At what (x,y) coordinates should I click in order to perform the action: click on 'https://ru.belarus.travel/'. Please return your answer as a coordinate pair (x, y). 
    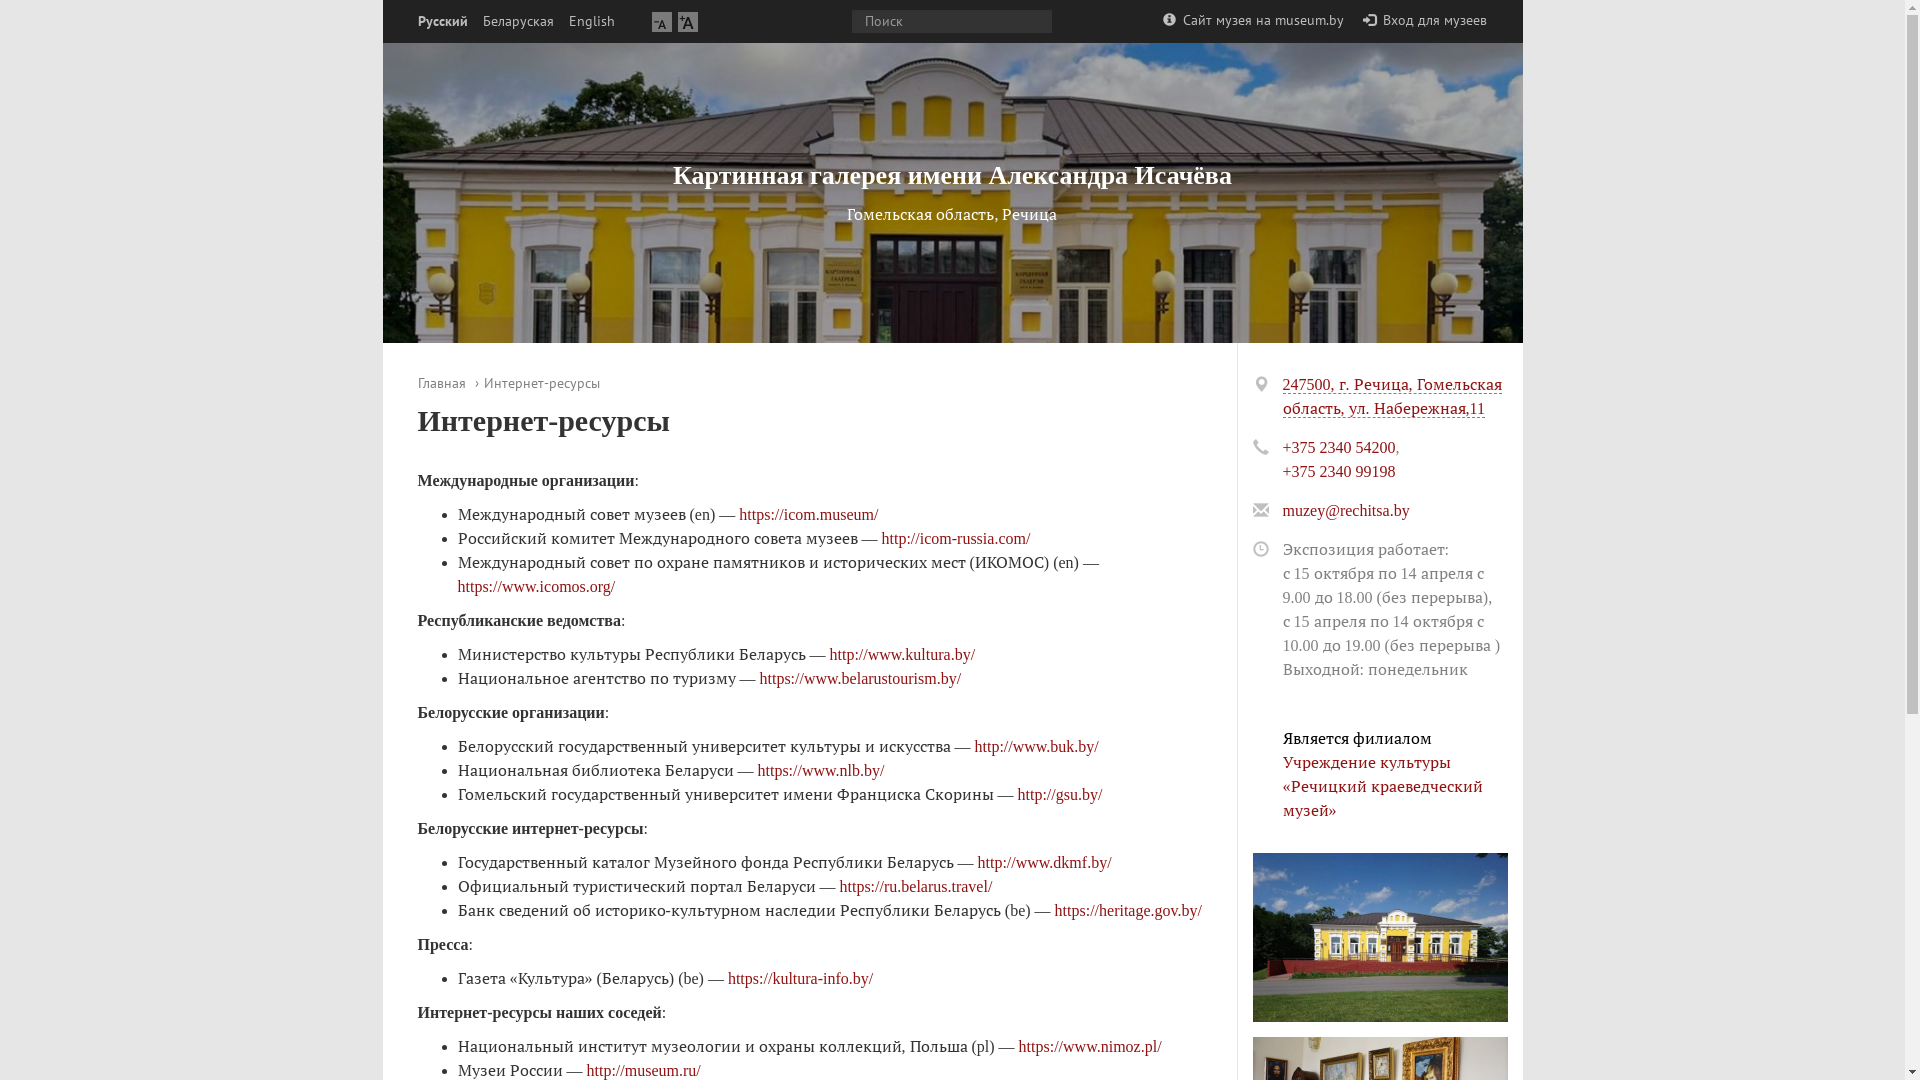
    Looking at the image, I should click on (915, 885).